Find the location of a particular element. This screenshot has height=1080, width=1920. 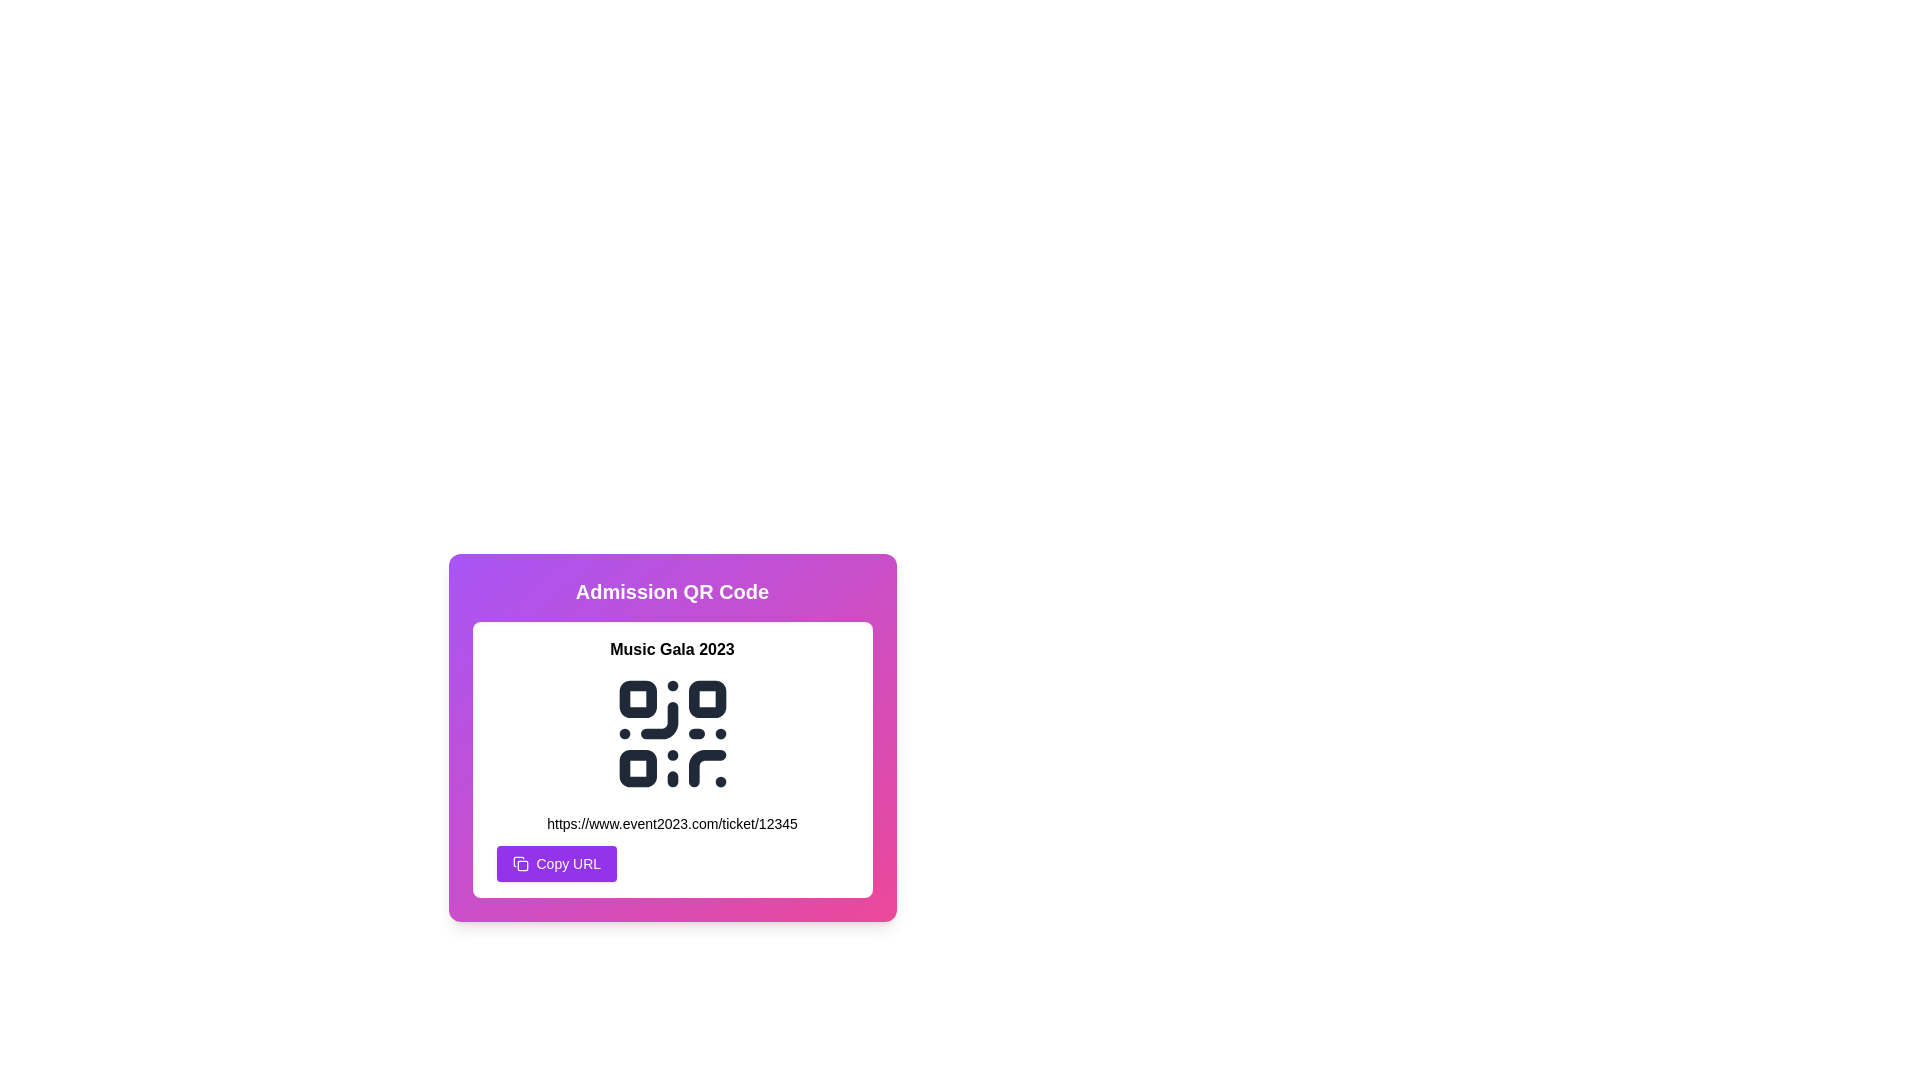

the text label displaying 'Music Gala 2023', which is positioned below the 'Admission QR Code' header and above the QR code graphic is located at coordinates (672, 650).